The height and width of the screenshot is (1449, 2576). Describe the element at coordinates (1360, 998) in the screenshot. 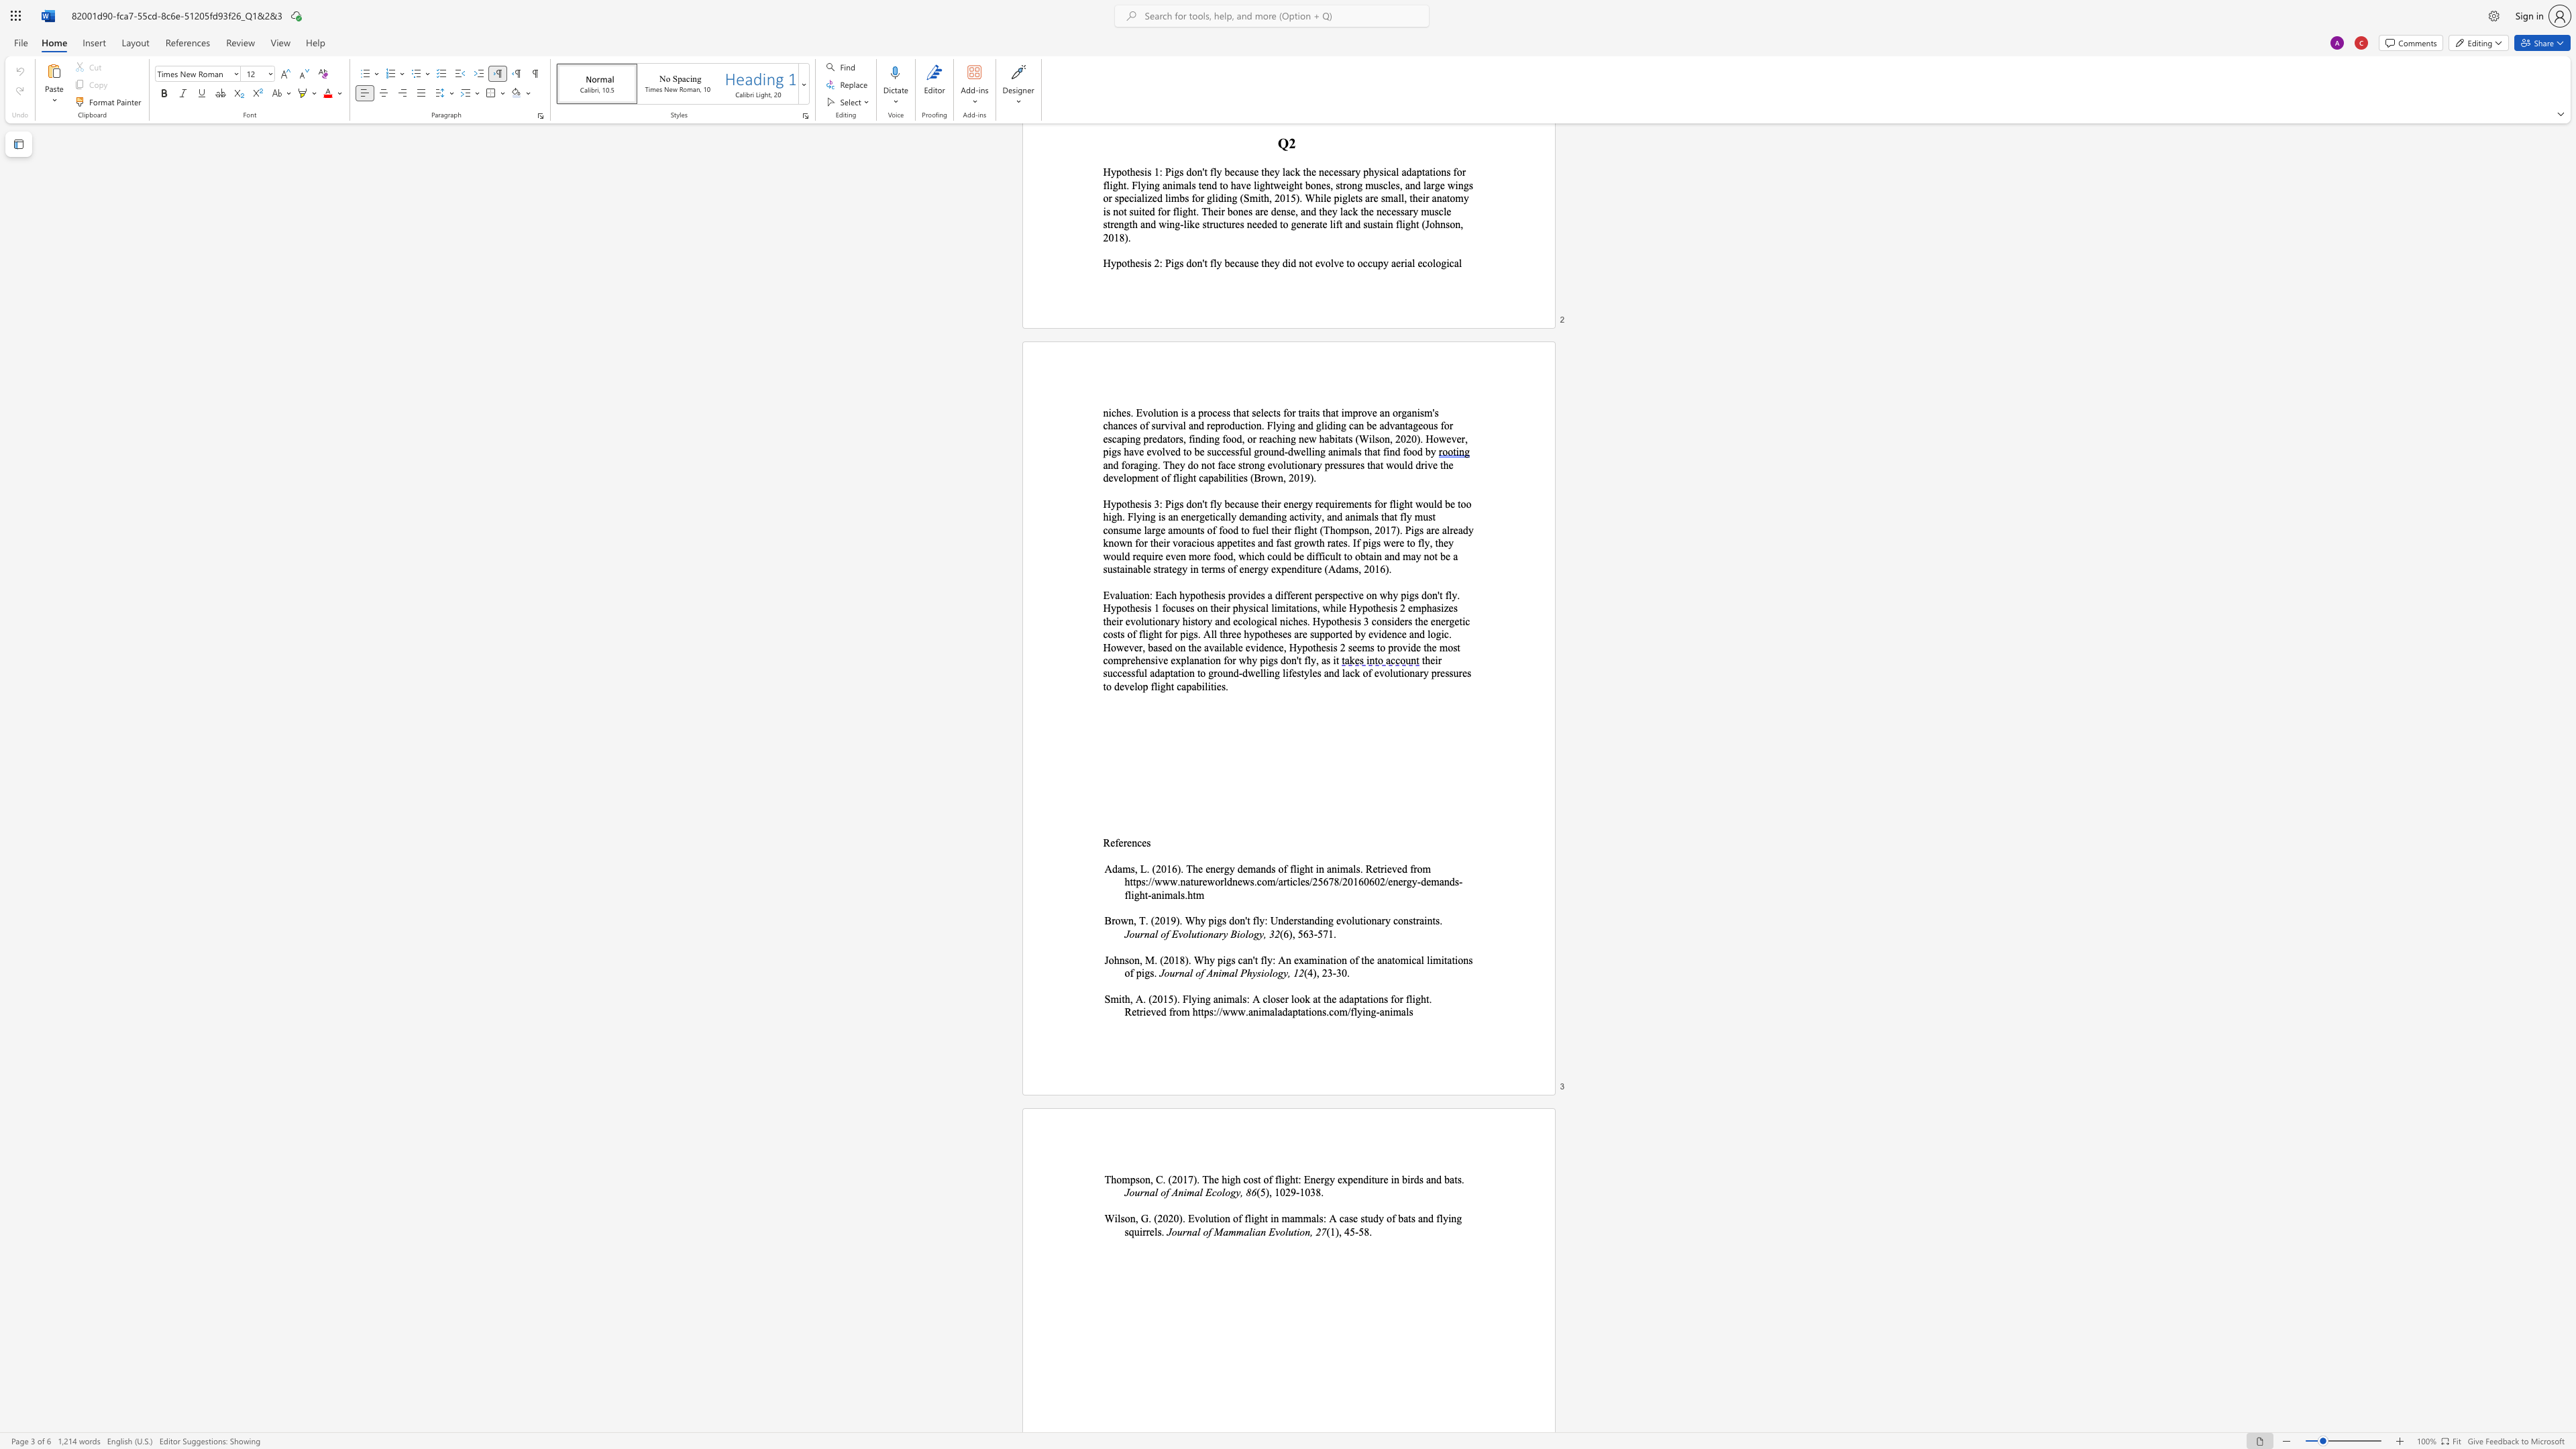

I see `the 4th character "t" in the text` at that location.